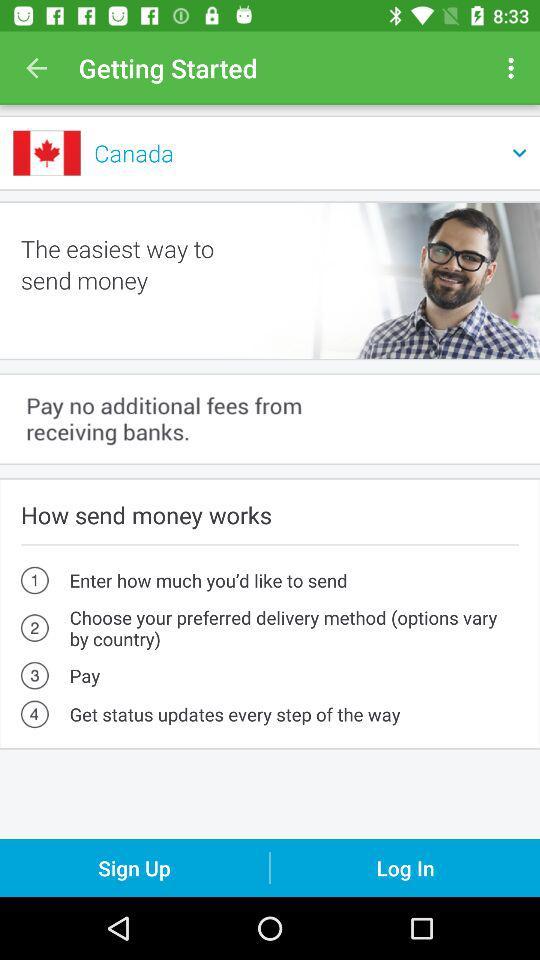 The height and width of the screenshot is (960, 540). I want to click on the icon next to getting started icon, so click(36, 68).